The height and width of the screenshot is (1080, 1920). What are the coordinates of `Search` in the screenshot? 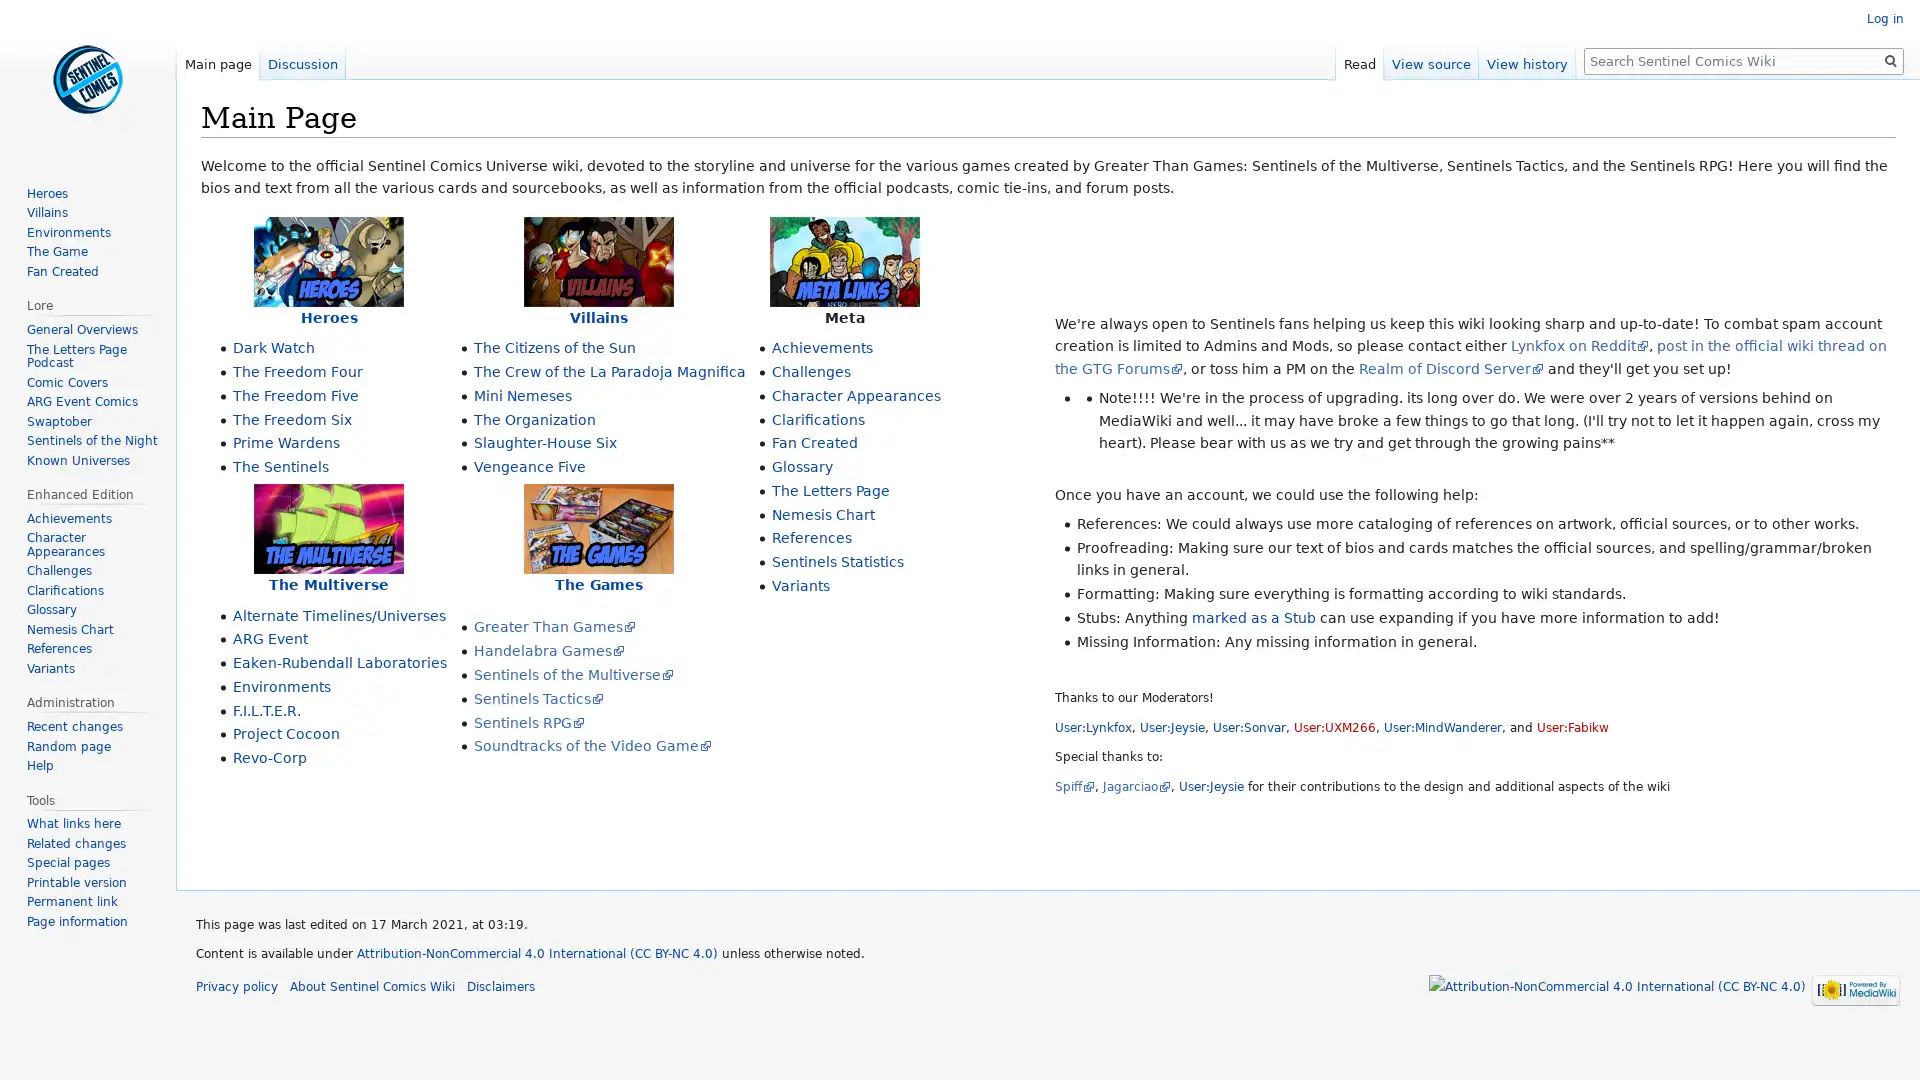 It's located at (1890, 60).